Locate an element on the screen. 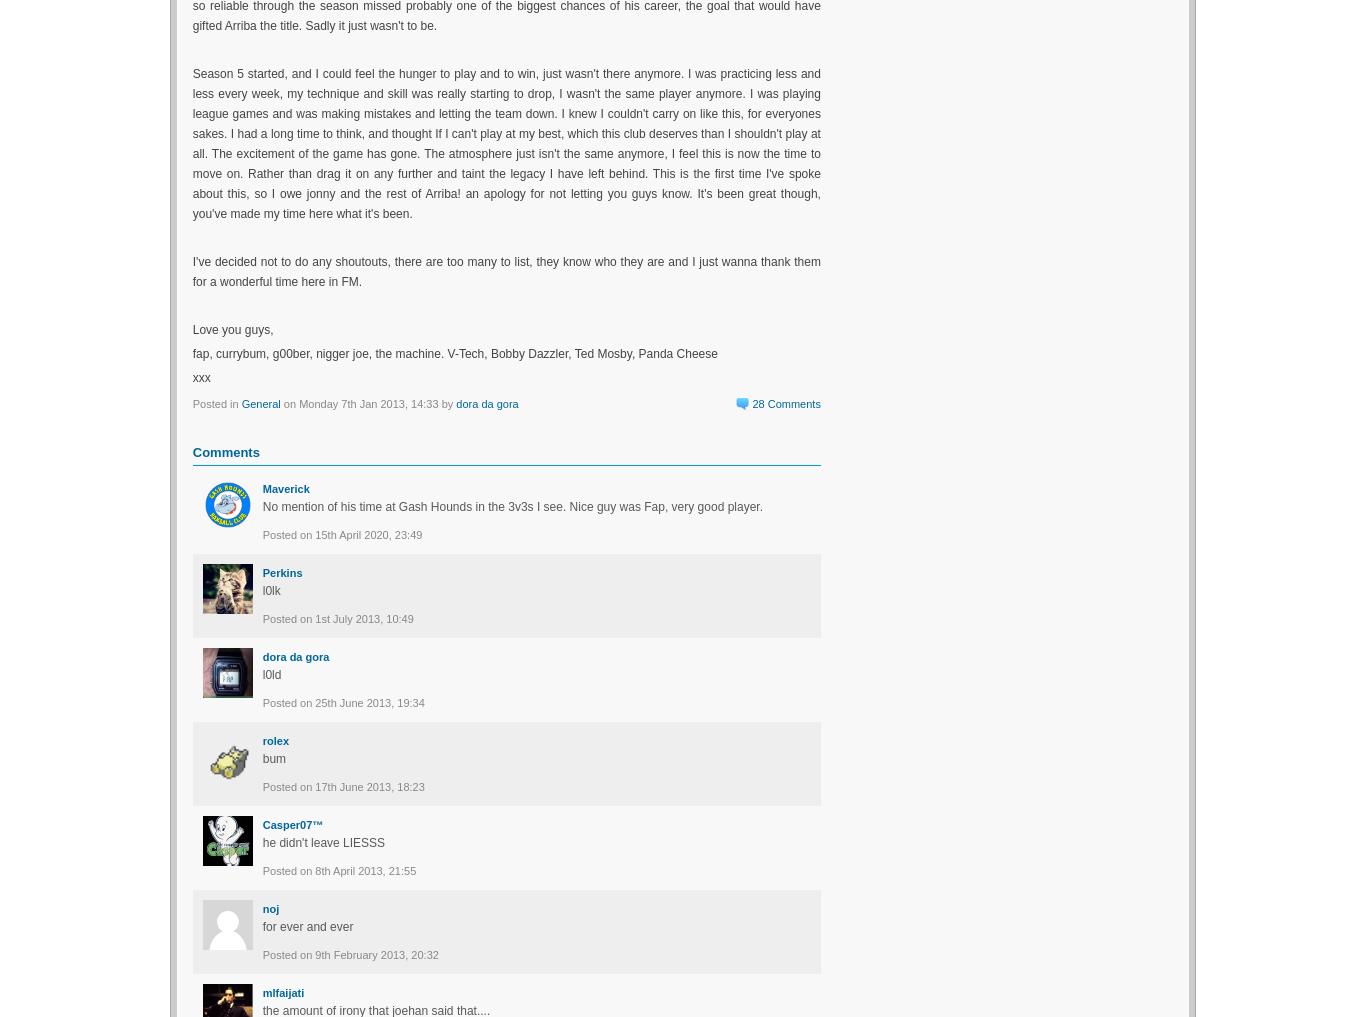  'No mention of his time at Gash Hounds in the 3v3s I see. Nice guy was Fap, very good player.' is located at coordinates (261, 505).